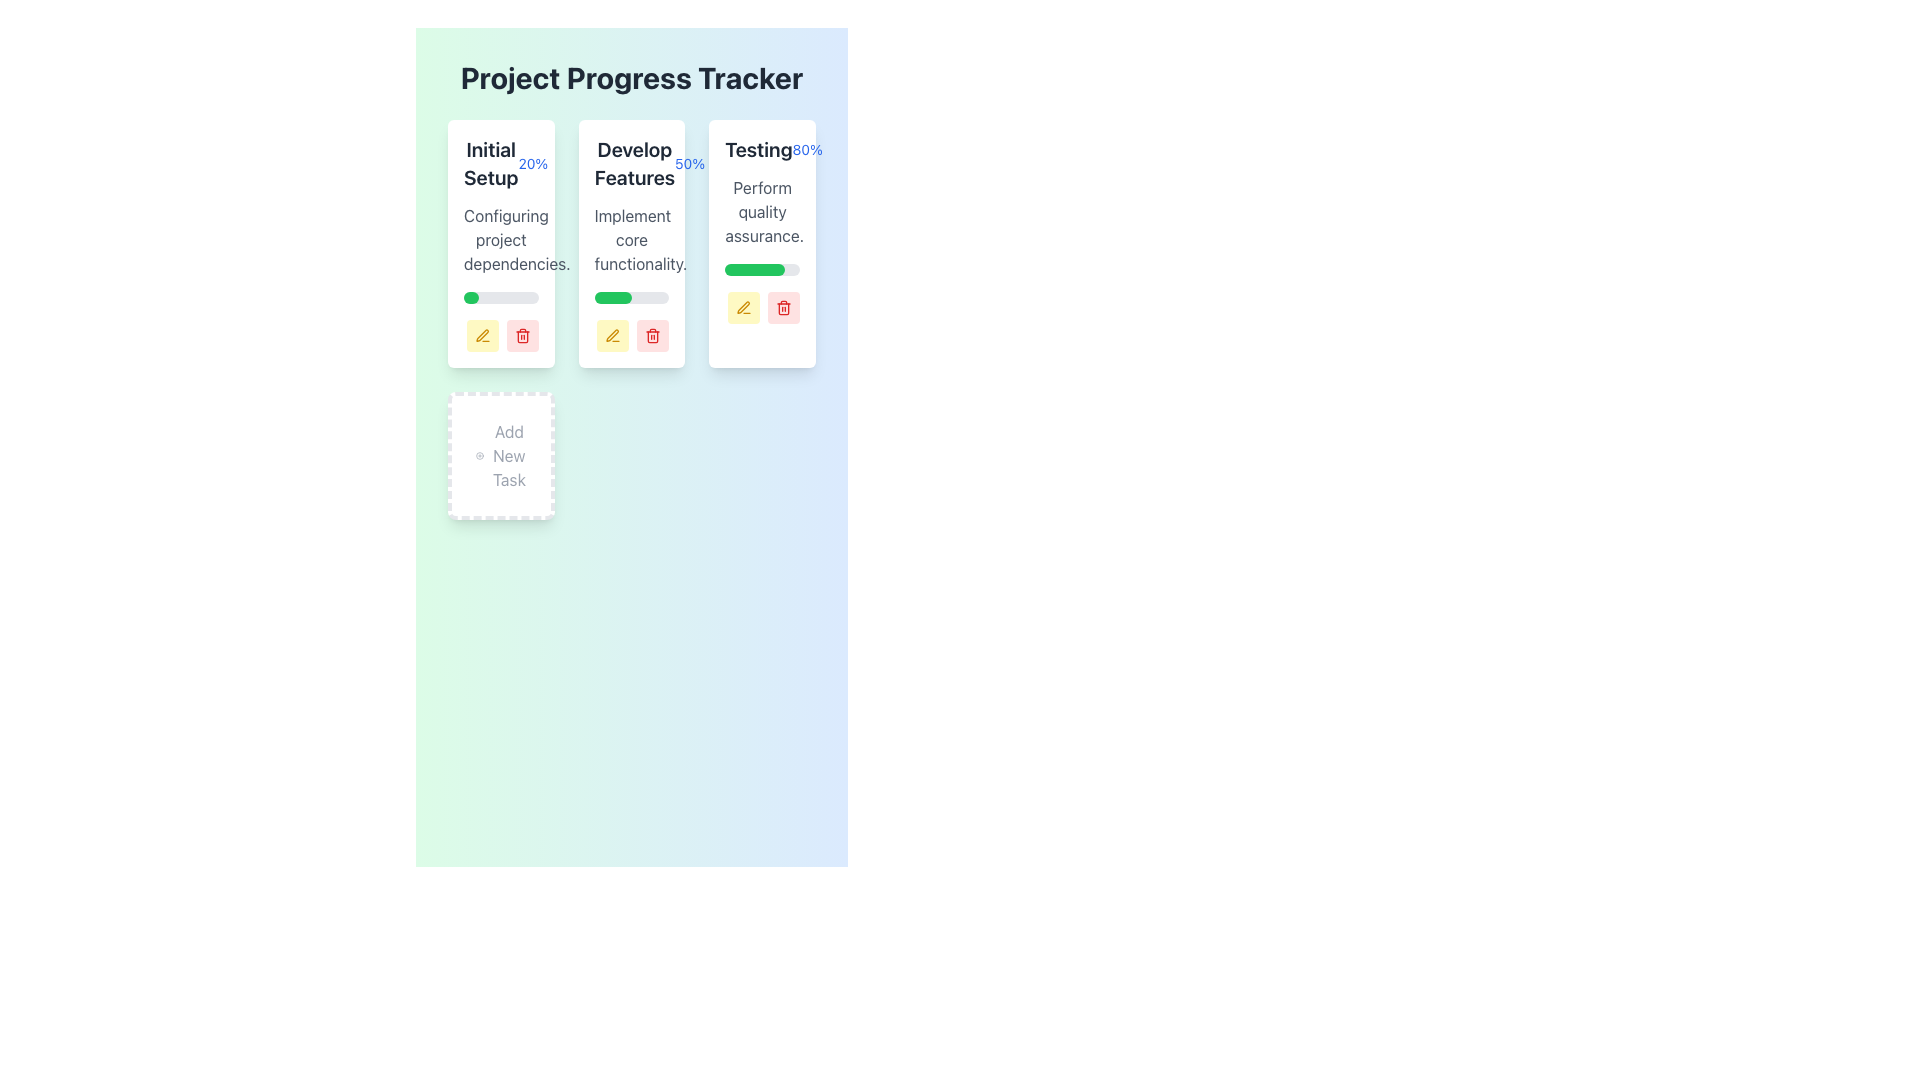 Image resolution: width=1920 pixels, height=1080 pixels. What do you see at coordinates (533, 163) in the screenshot?
I see `the text label displaying '20%' which is styled in blue and positioned next to the title 'Initial Setup' within the card-like structure` at bounding box center [533, 163].